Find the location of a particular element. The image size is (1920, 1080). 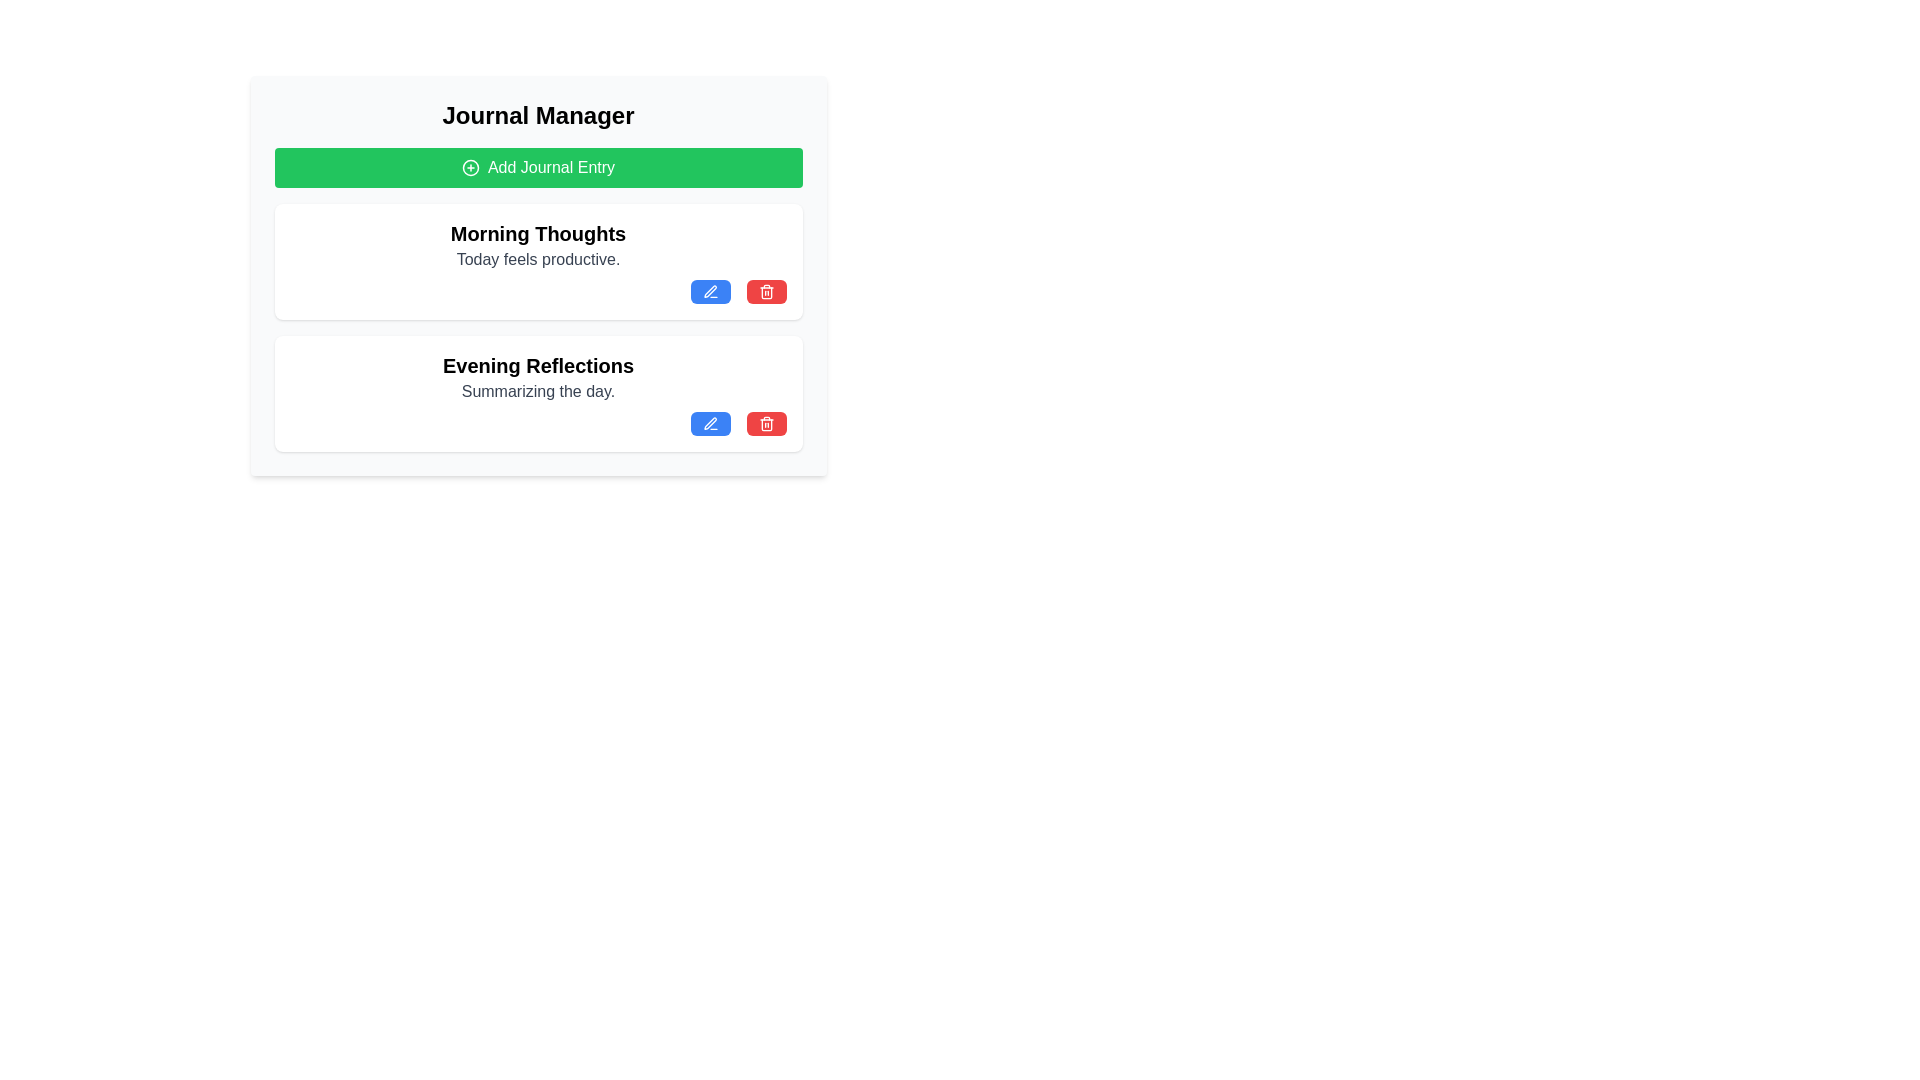

the text element reading 'Summarizing the day.' which is styled in gray font and located below the heading 'Evening Reflections' is located at coordinates (538, 392).